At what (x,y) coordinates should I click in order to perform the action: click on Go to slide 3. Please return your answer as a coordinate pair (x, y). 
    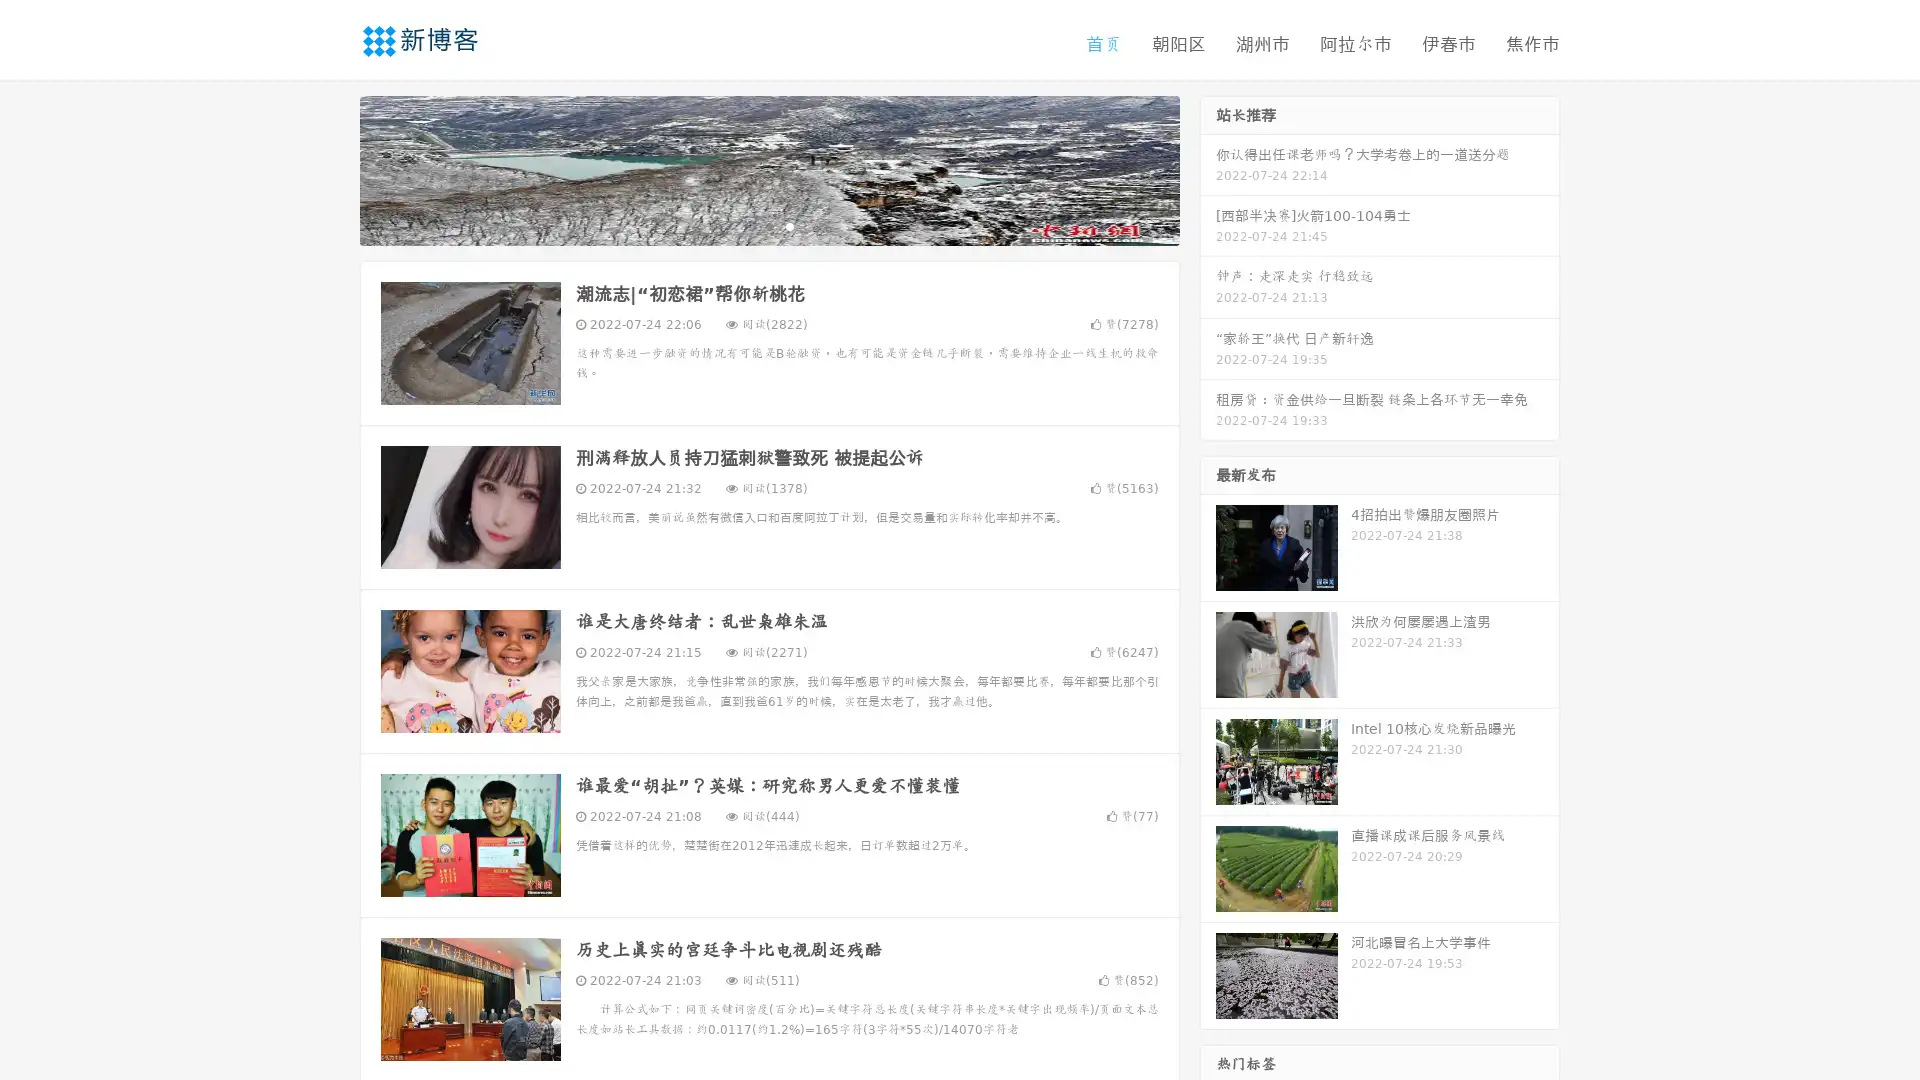
    Looking at the image, I should click on (789, 225).